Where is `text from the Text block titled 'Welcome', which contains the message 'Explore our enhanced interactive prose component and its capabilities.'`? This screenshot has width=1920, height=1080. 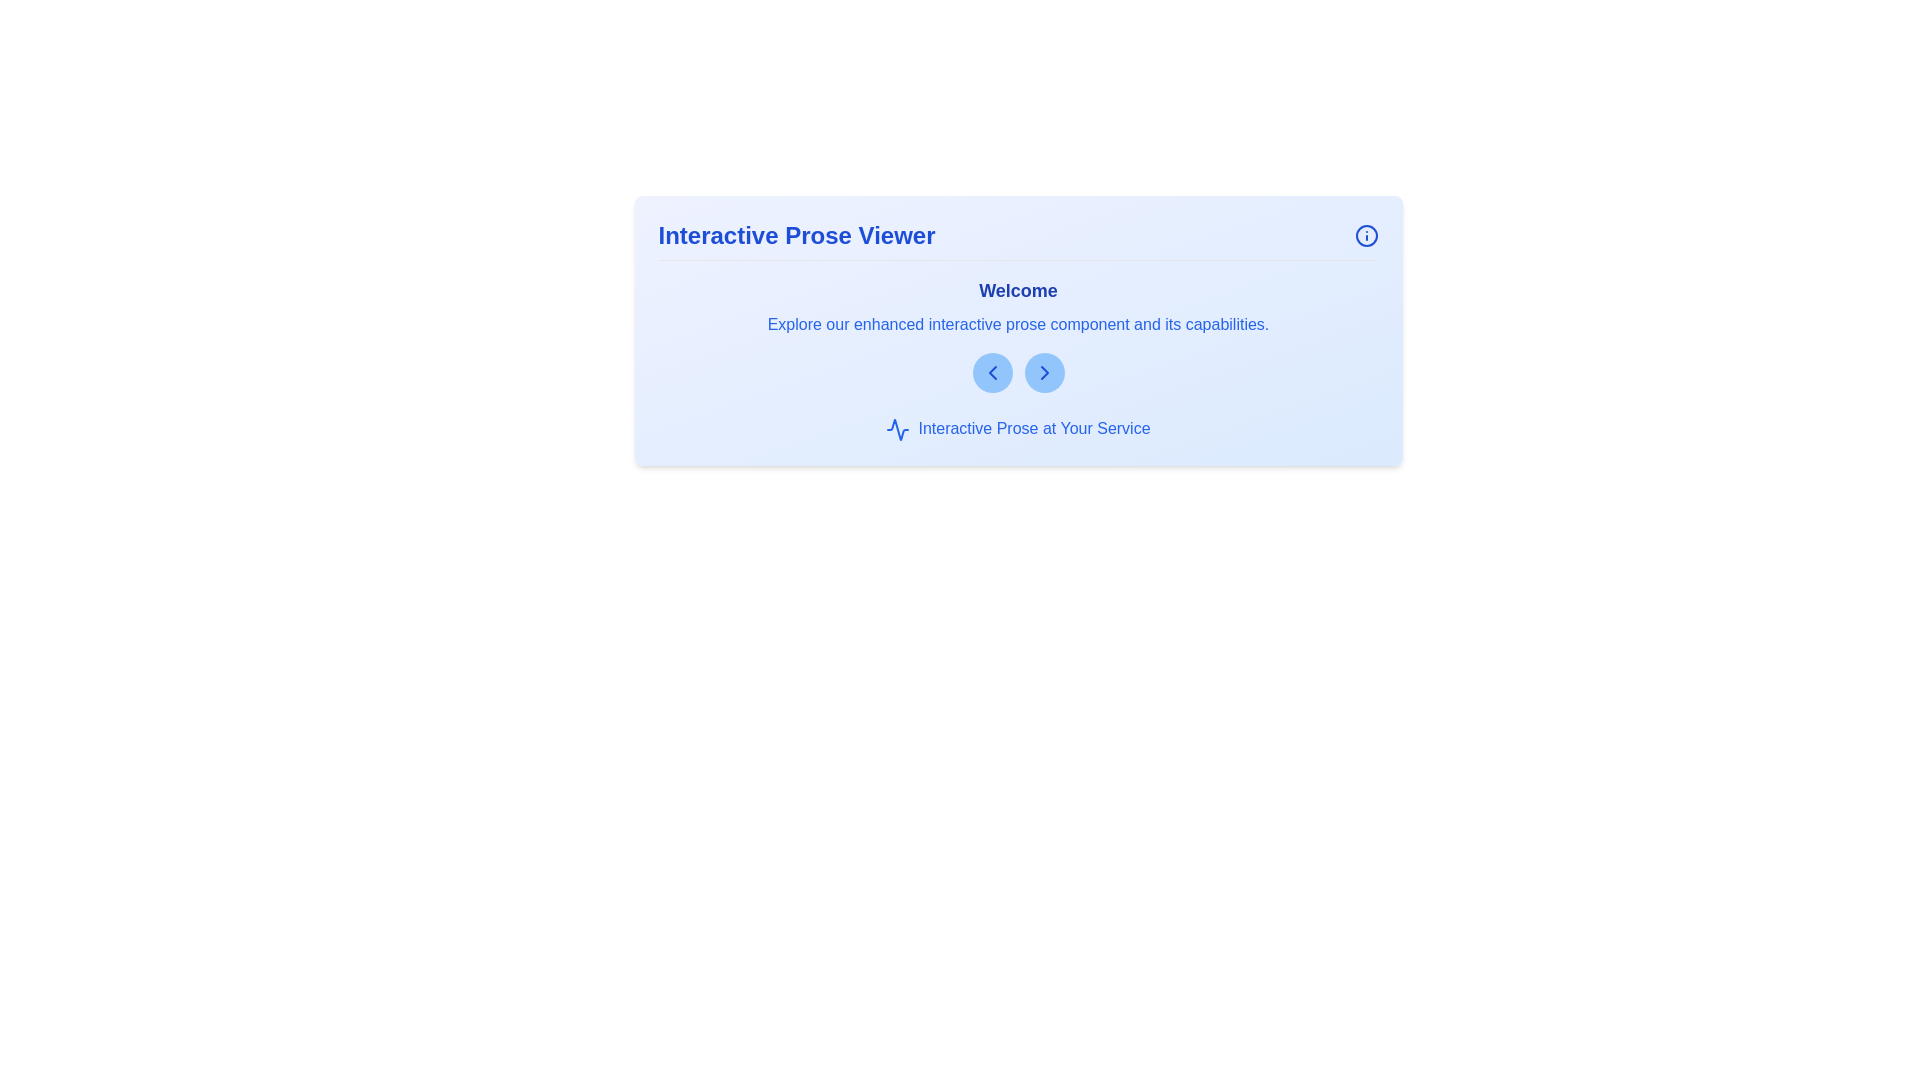 text from the Text block titled 'Welcome', which contains the message 'Explore our enhanced interactive prose component and its capabilities.' is located at coordinates (1018, 334).